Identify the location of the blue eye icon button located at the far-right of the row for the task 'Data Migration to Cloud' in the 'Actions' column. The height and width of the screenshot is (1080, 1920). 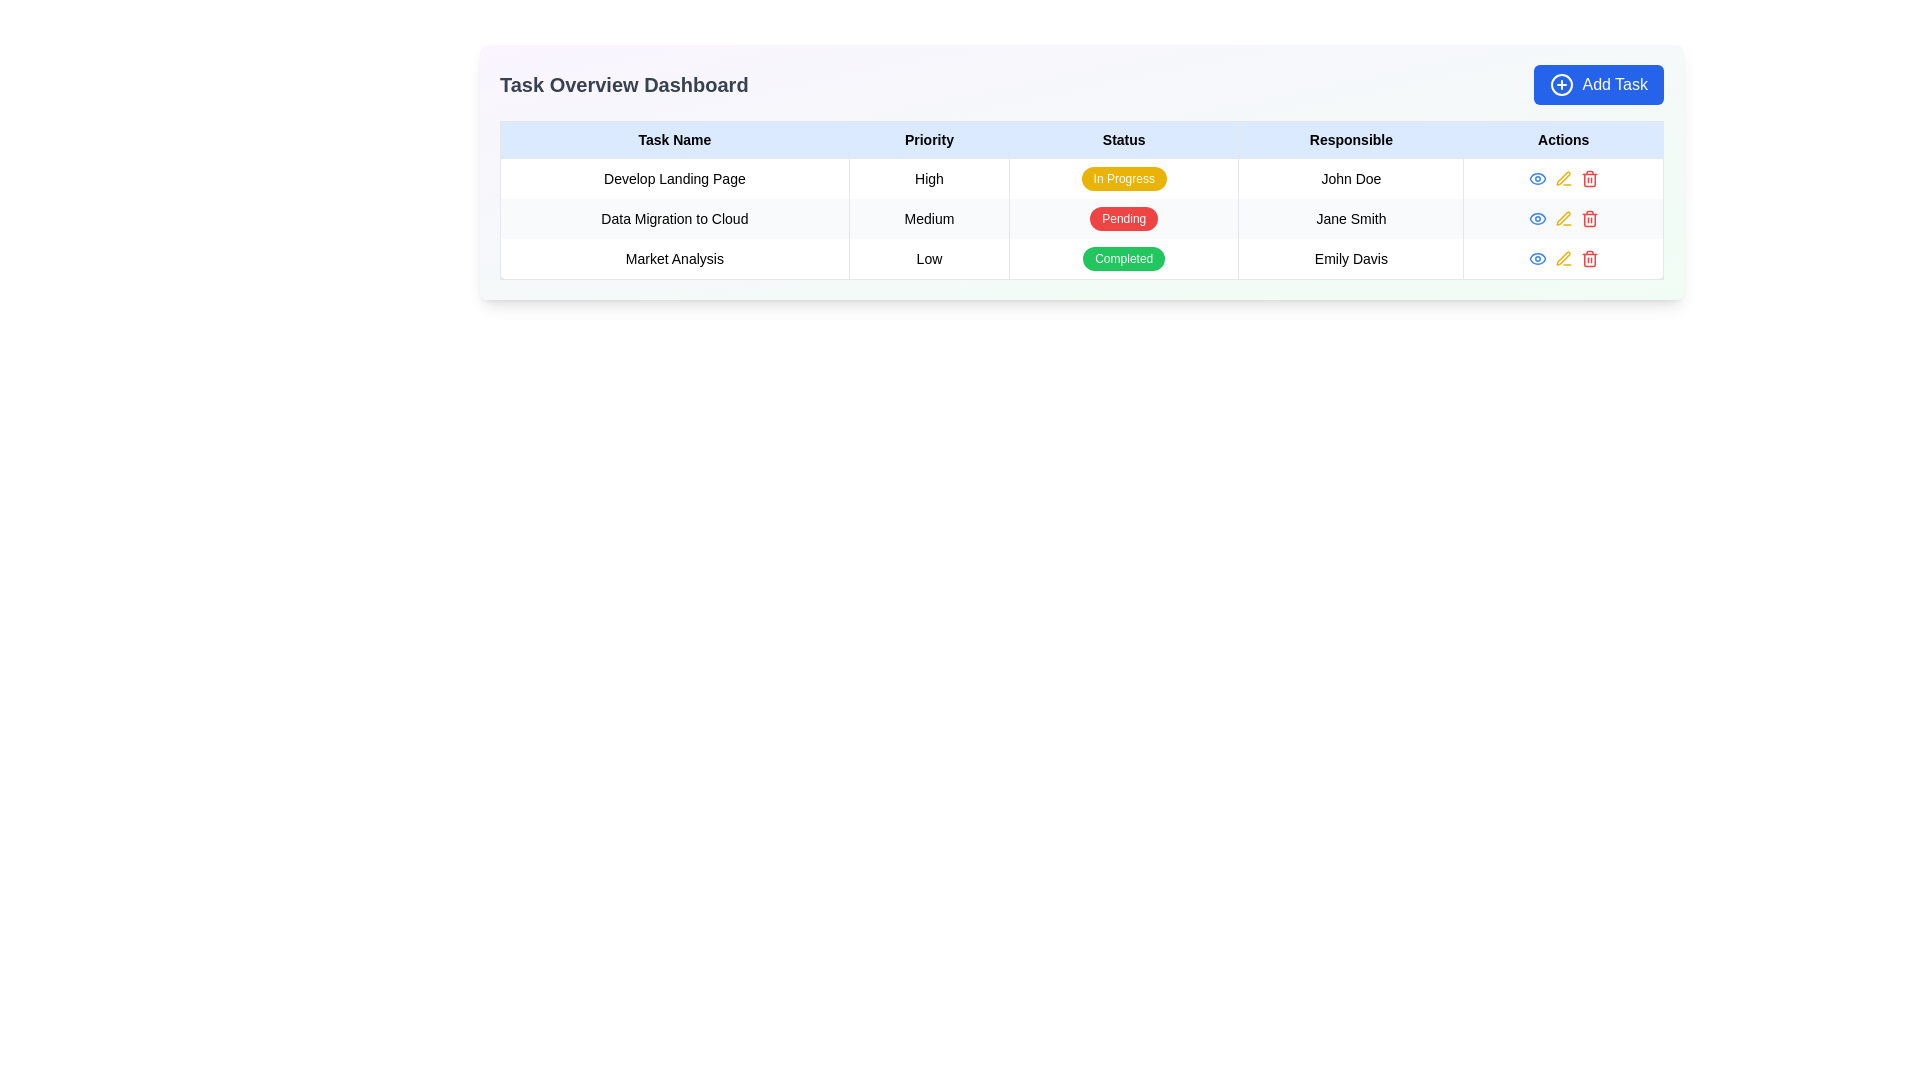
(1536, 177).